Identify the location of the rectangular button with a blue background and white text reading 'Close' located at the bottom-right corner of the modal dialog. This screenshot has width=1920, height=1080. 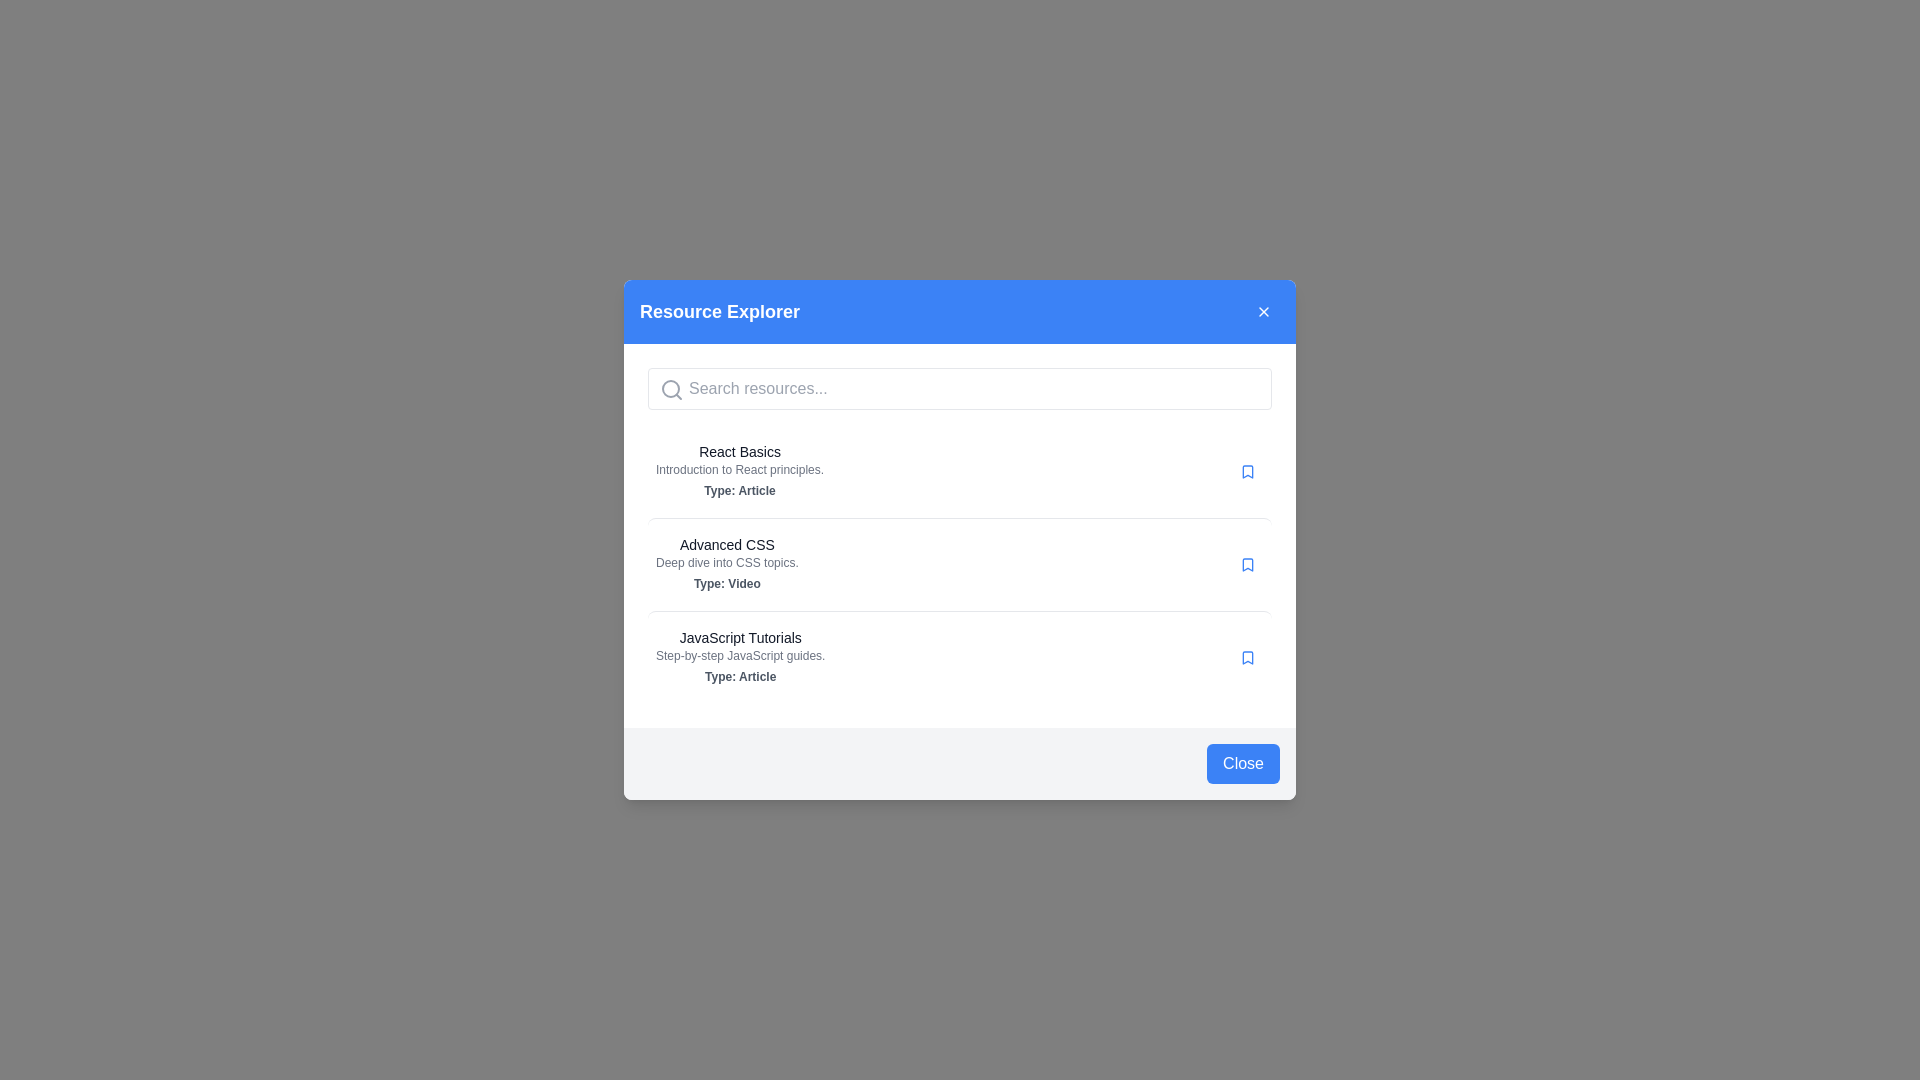
(1242, 763).